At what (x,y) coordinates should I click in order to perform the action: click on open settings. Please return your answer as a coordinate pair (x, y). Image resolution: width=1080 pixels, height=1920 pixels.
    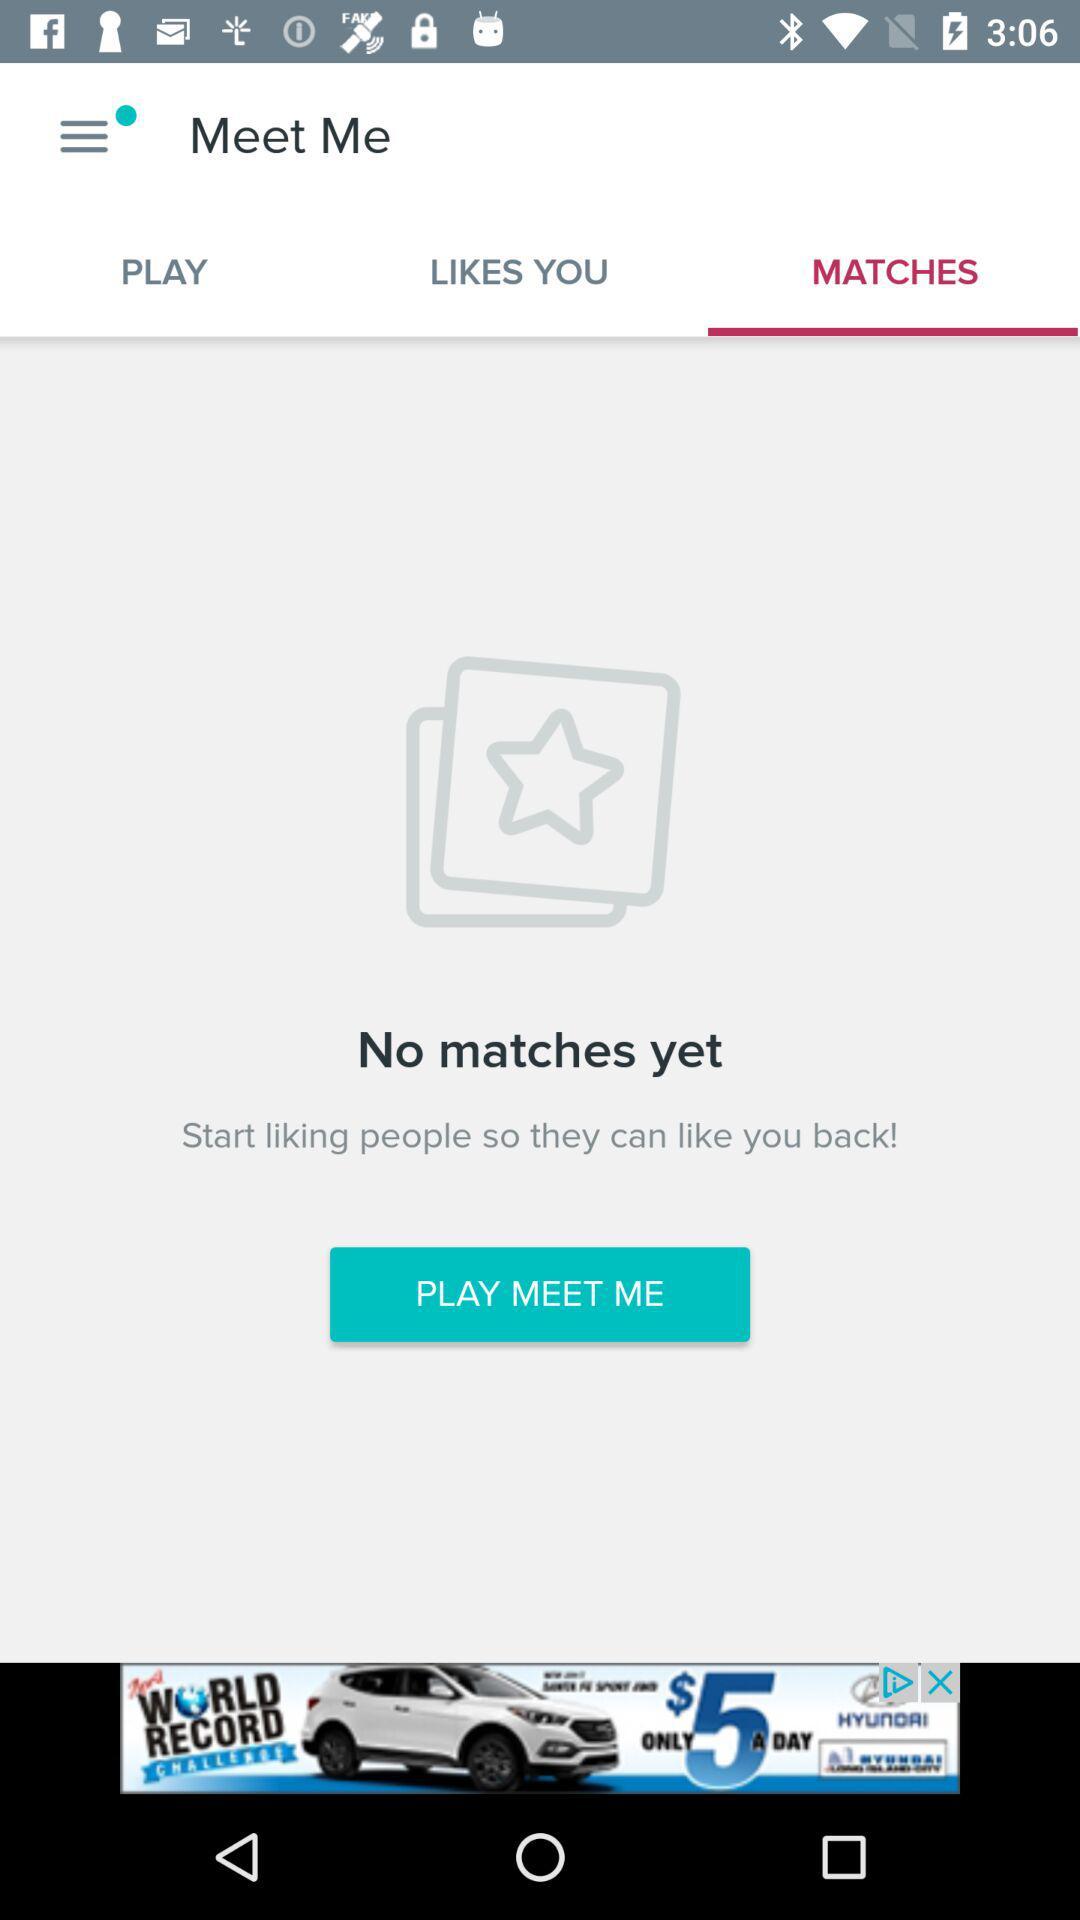
    Looking at the image, I should click on (83, 135).